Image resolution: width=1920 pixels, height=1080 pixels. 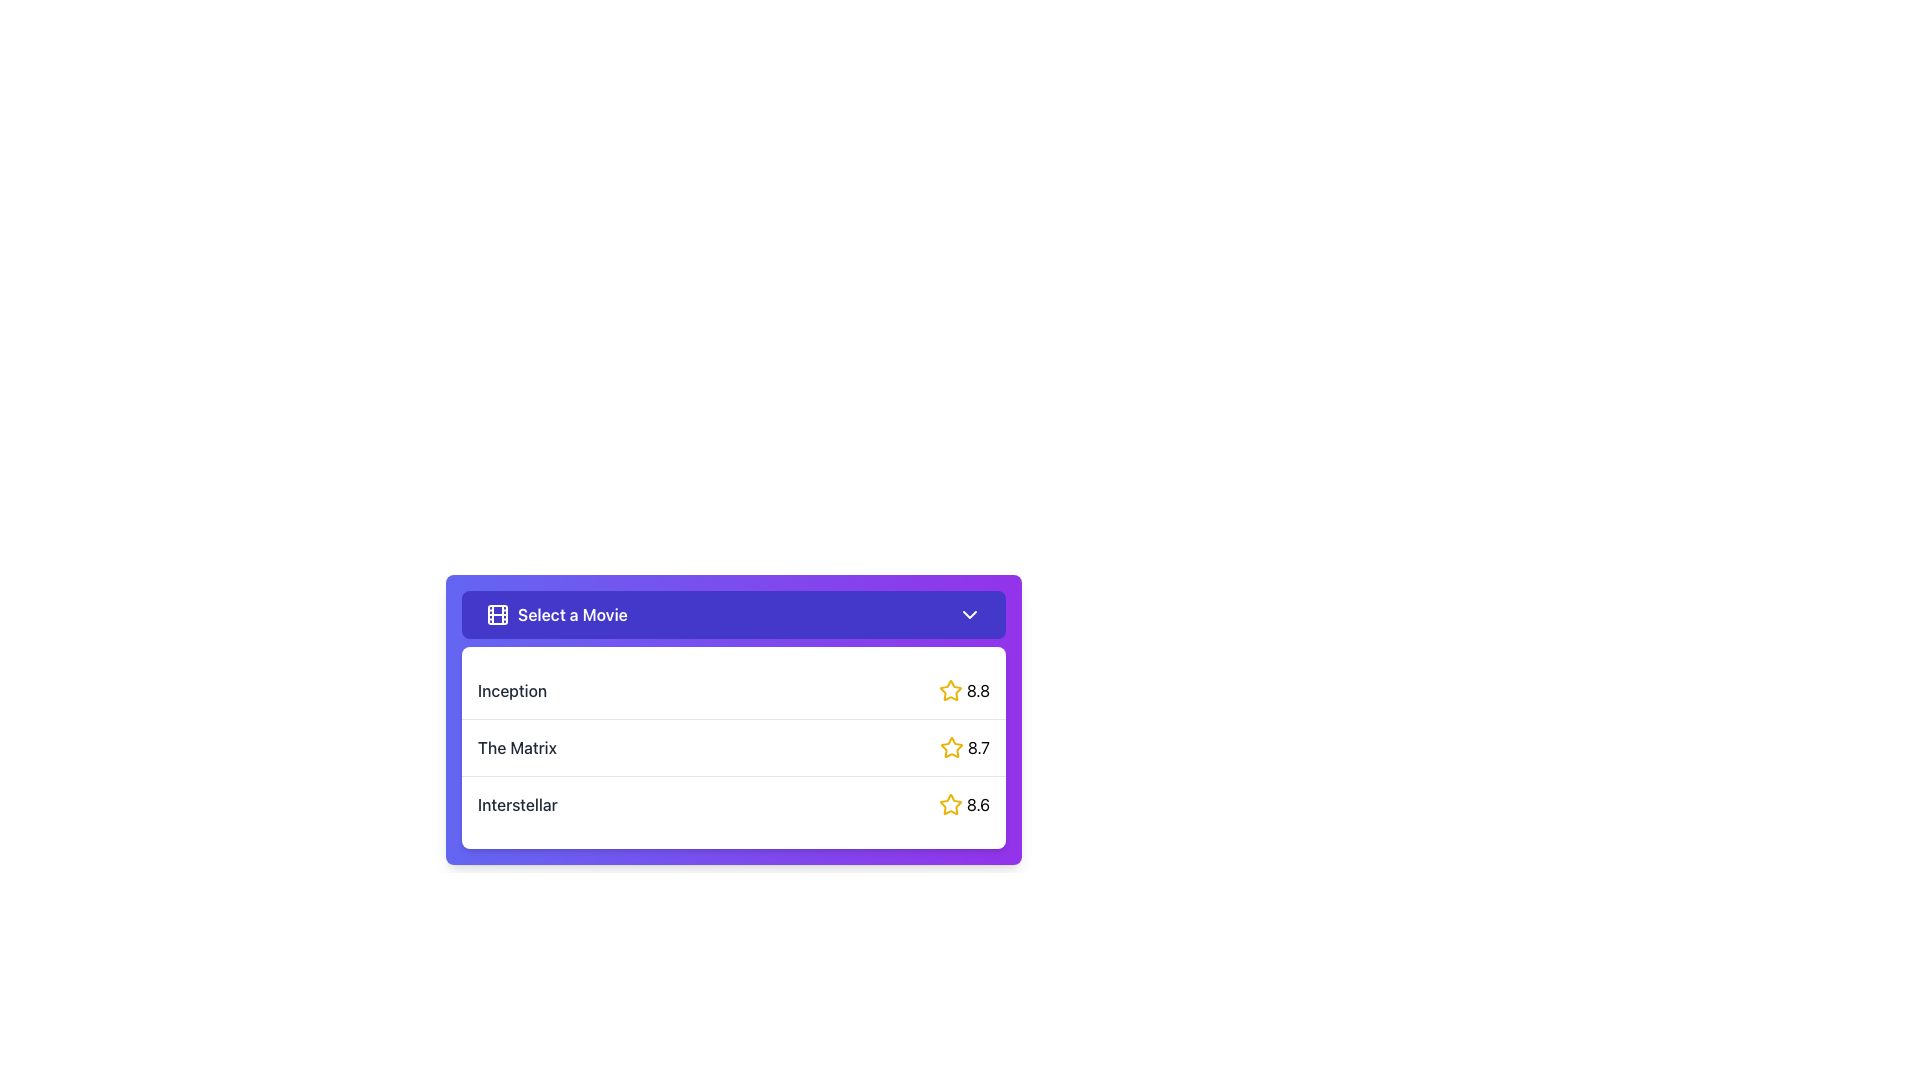 I want to click on the film icon that is an outlined glyph resembling a film reel, located at the far-left side of the 'Select a Movie' button, within a purple background bar, so click(x=498, y=613).